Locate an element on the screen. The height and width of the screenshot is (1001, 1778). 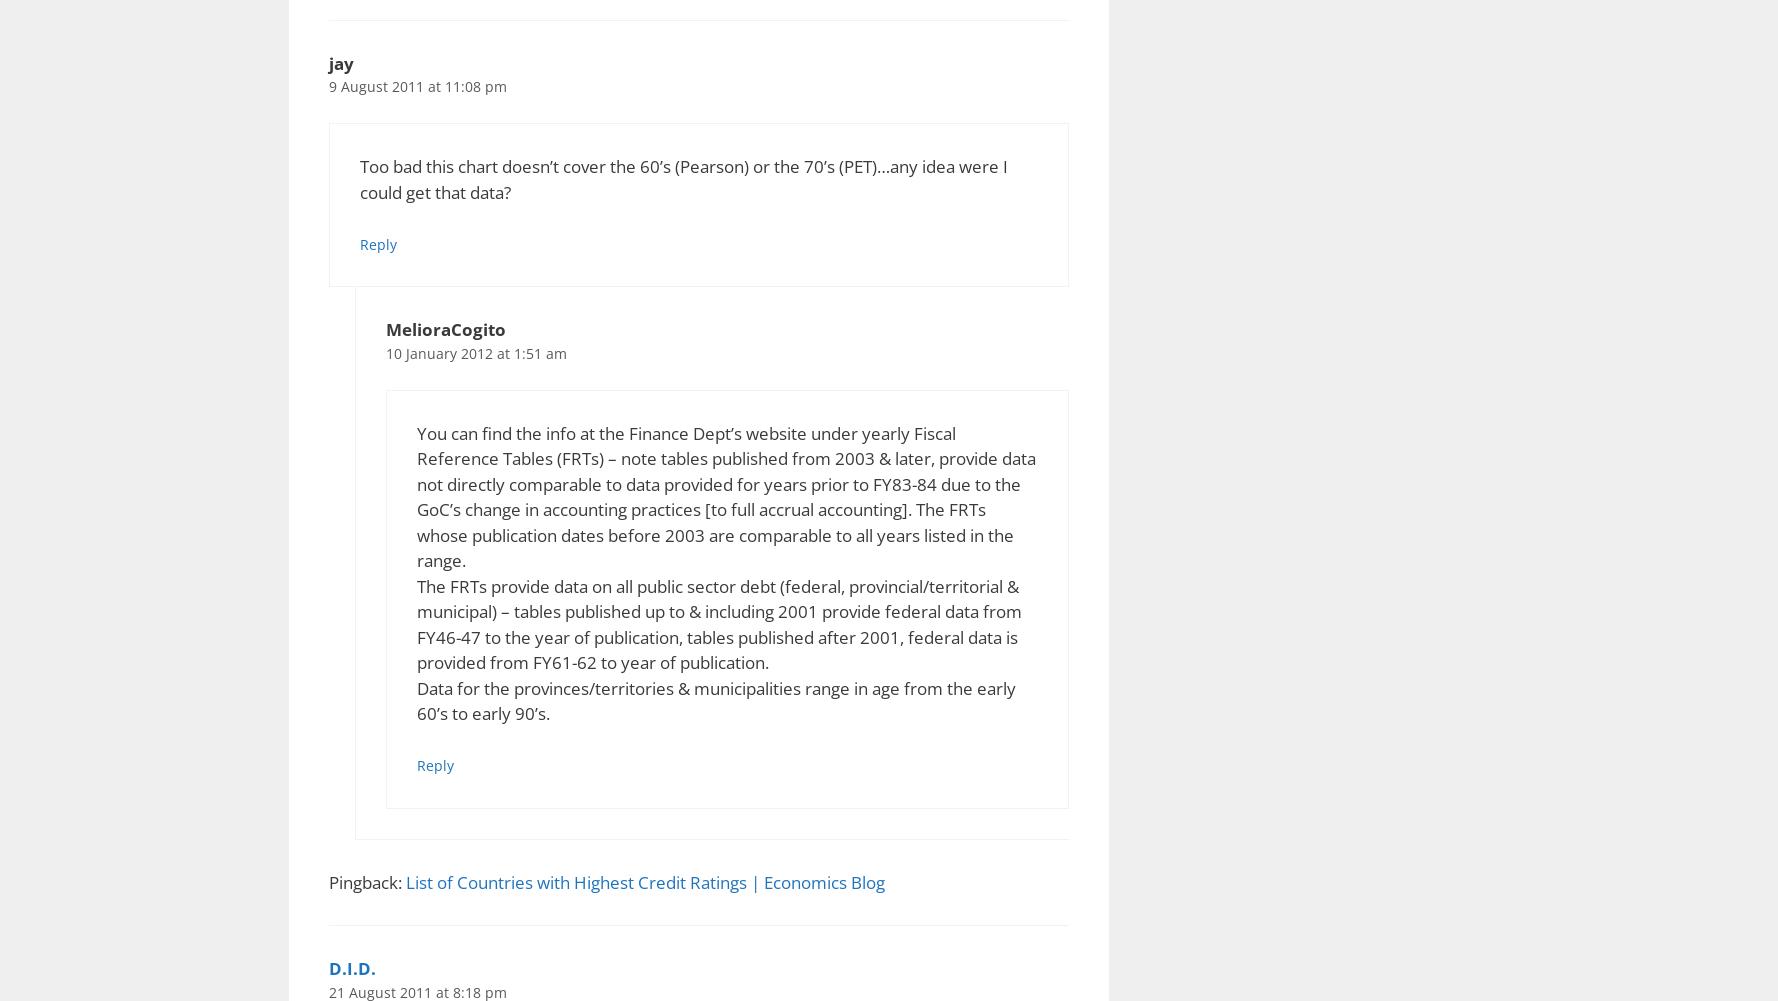
'D.I.D.' is located at coordinates (351, 967).